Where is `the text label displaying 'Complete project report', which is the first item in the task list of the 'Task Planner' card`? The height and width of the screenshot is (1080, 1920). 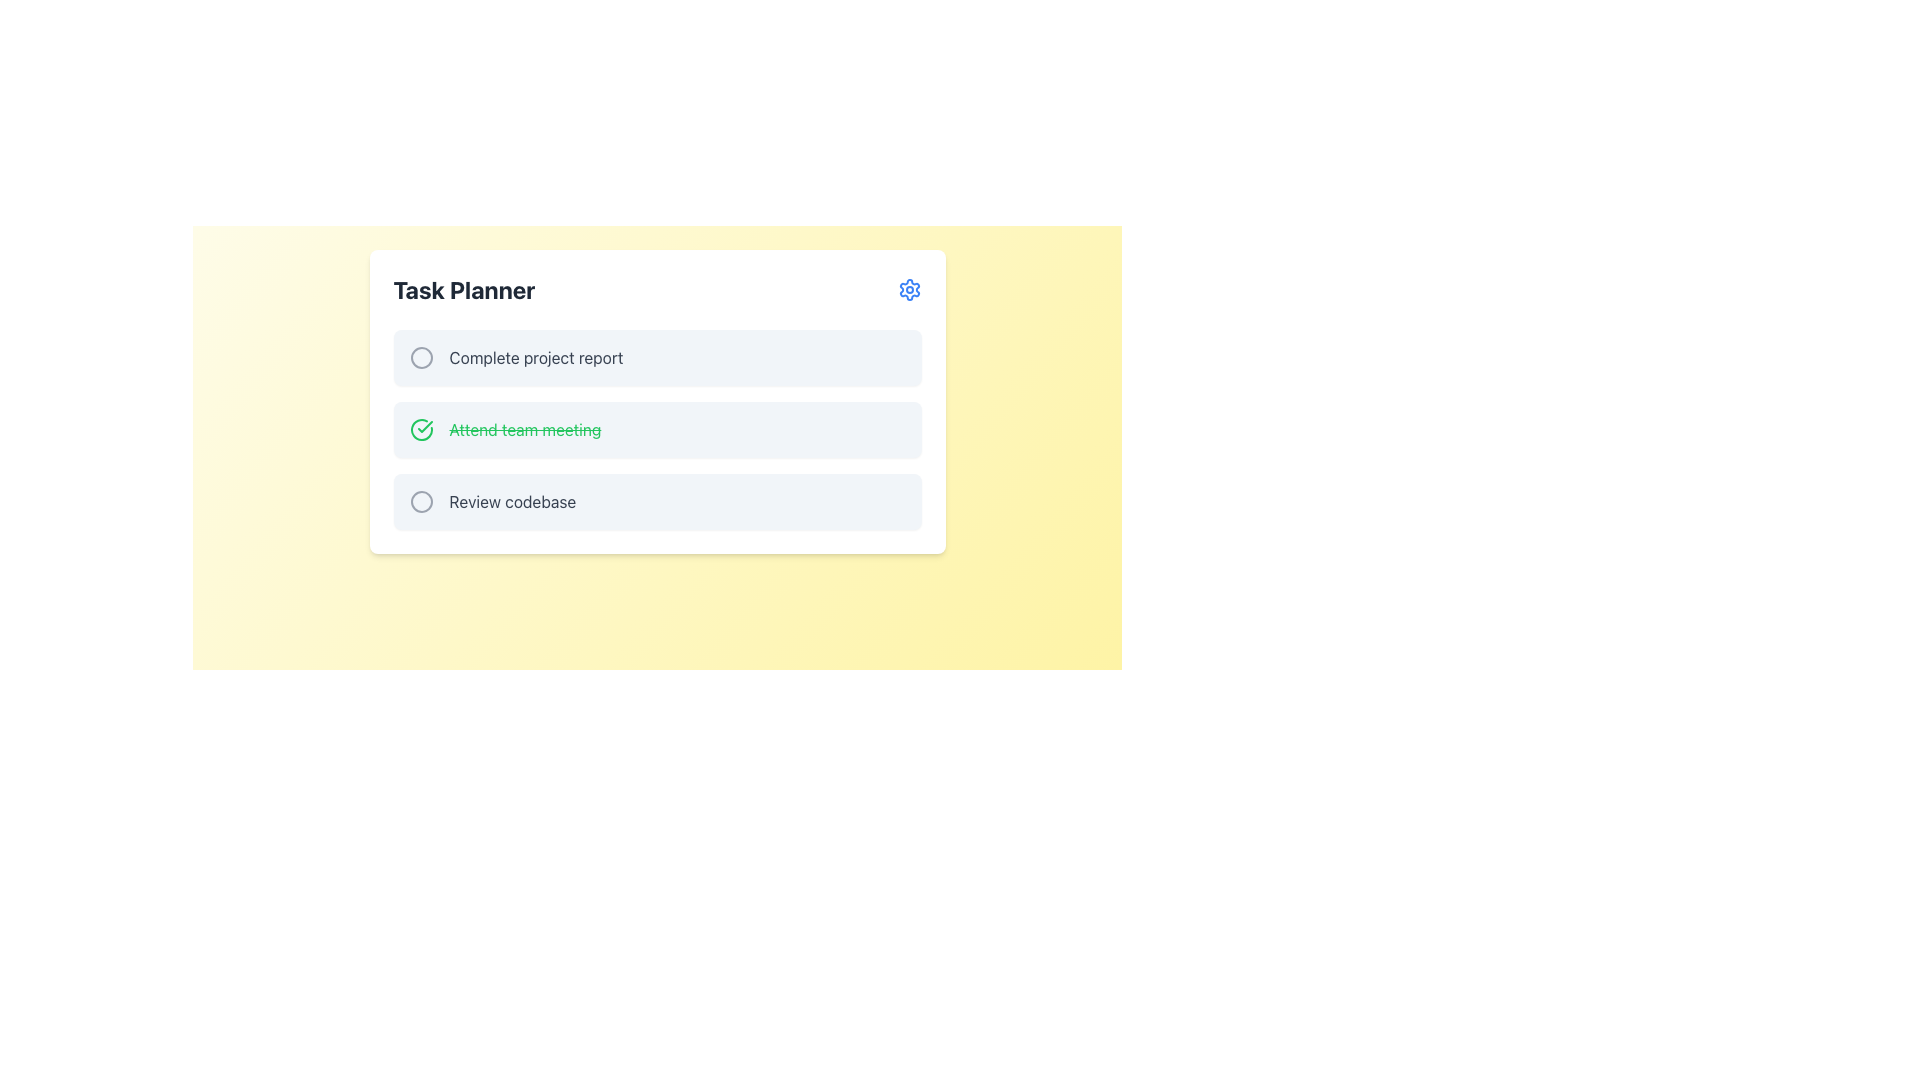 the text label displaying 'Complete project report', which is the first item in the task list of the 'Task Planner' card is located at coordinates (516, 357).